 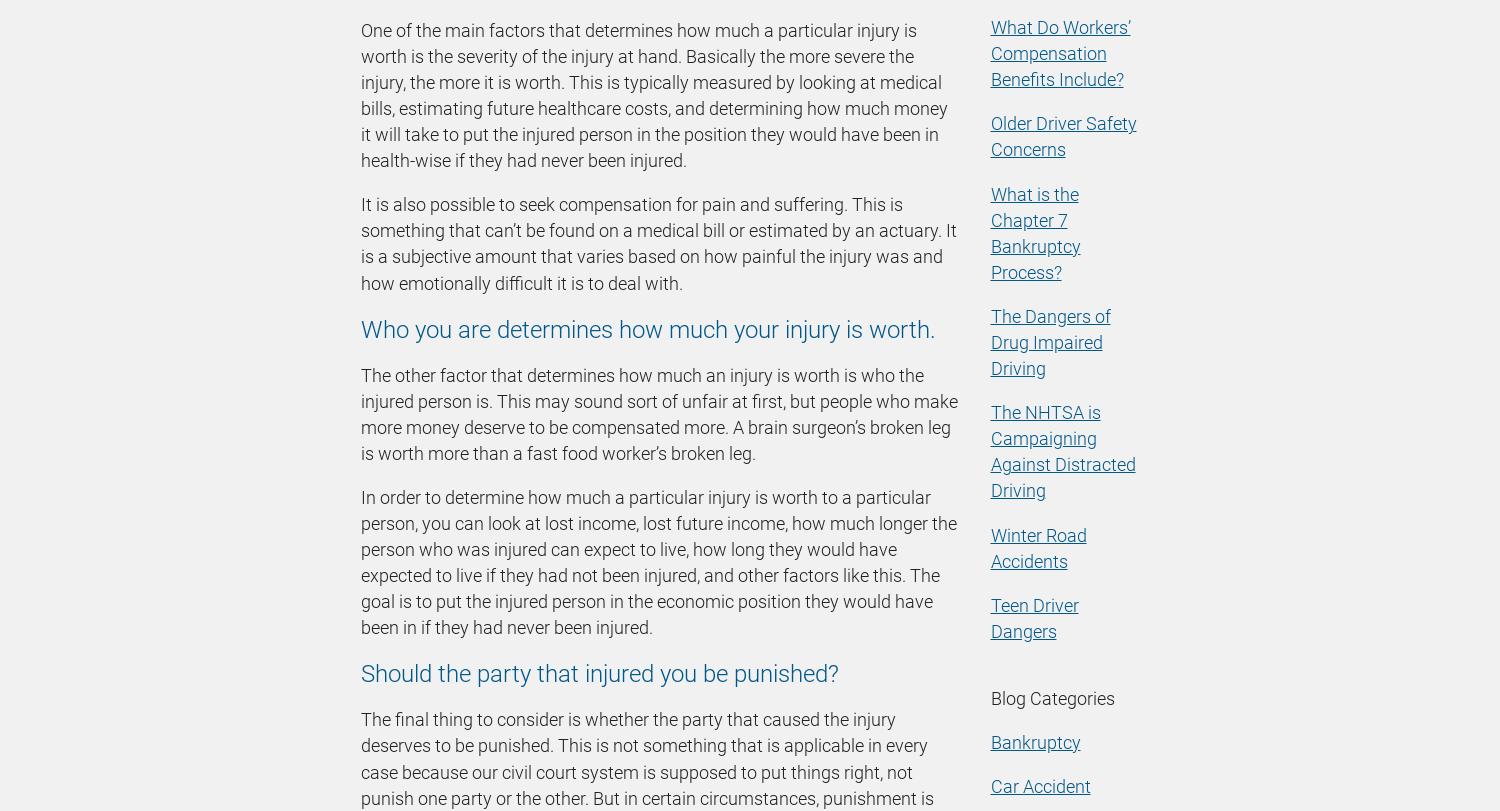 I want to click on 'One of the main factors that determines how much a particular injury is worth is the severity of the injury at hand. Basically the more severe the injury, the more it is worth. This is typically measured by looking at medical bills, estimating future healthcare costs, and determining how much money it will take to put the injured person in the position they would have been in health-wise if they had never been injured.', so click(x=653, y=94).